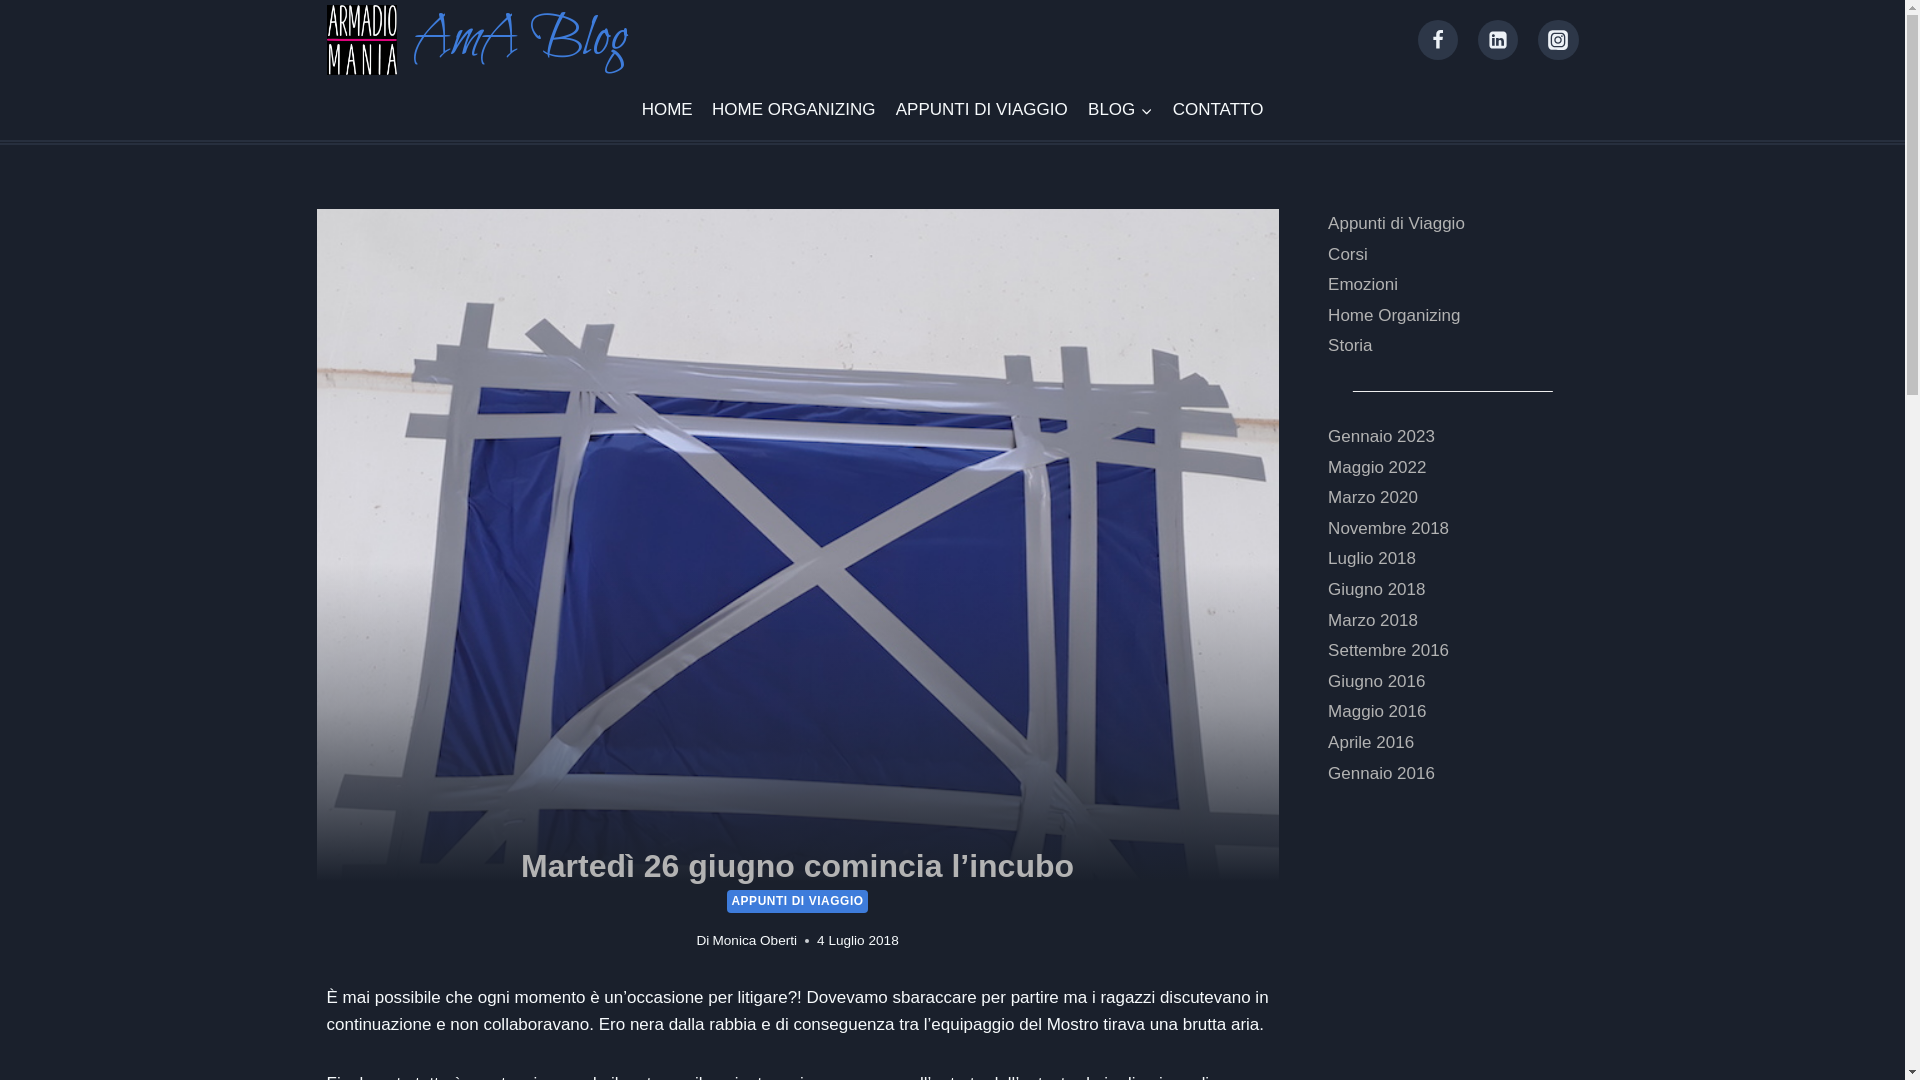 The height and width of the screenshot is (1080, 1920). Describe the element at coordinates (1395, 223) in the screenshot. I see `'Appunti di Viaggio'` at that location.